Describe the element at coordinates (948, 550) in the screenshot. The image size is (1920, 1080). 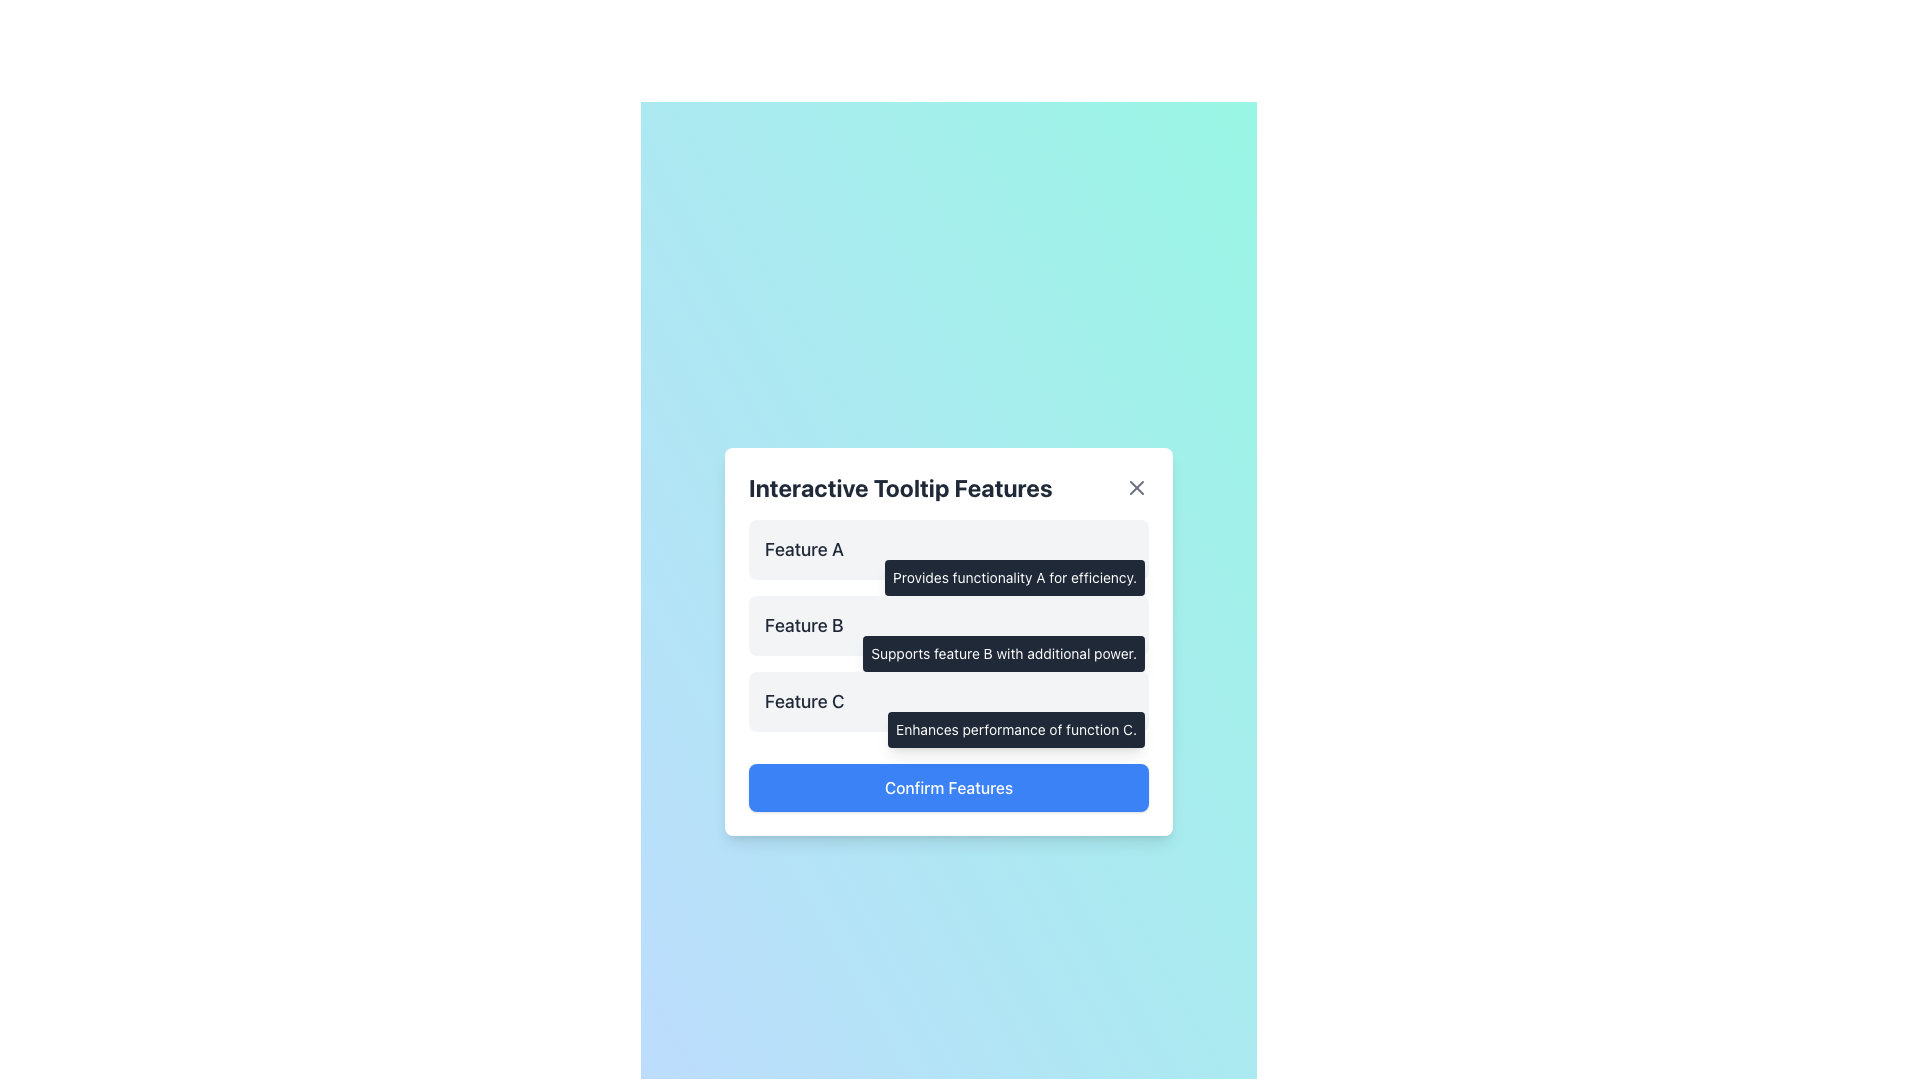
I see `the visual presentation of the Informational label titled 'Feature A' with the tooltip that describes its functionality` at that location.